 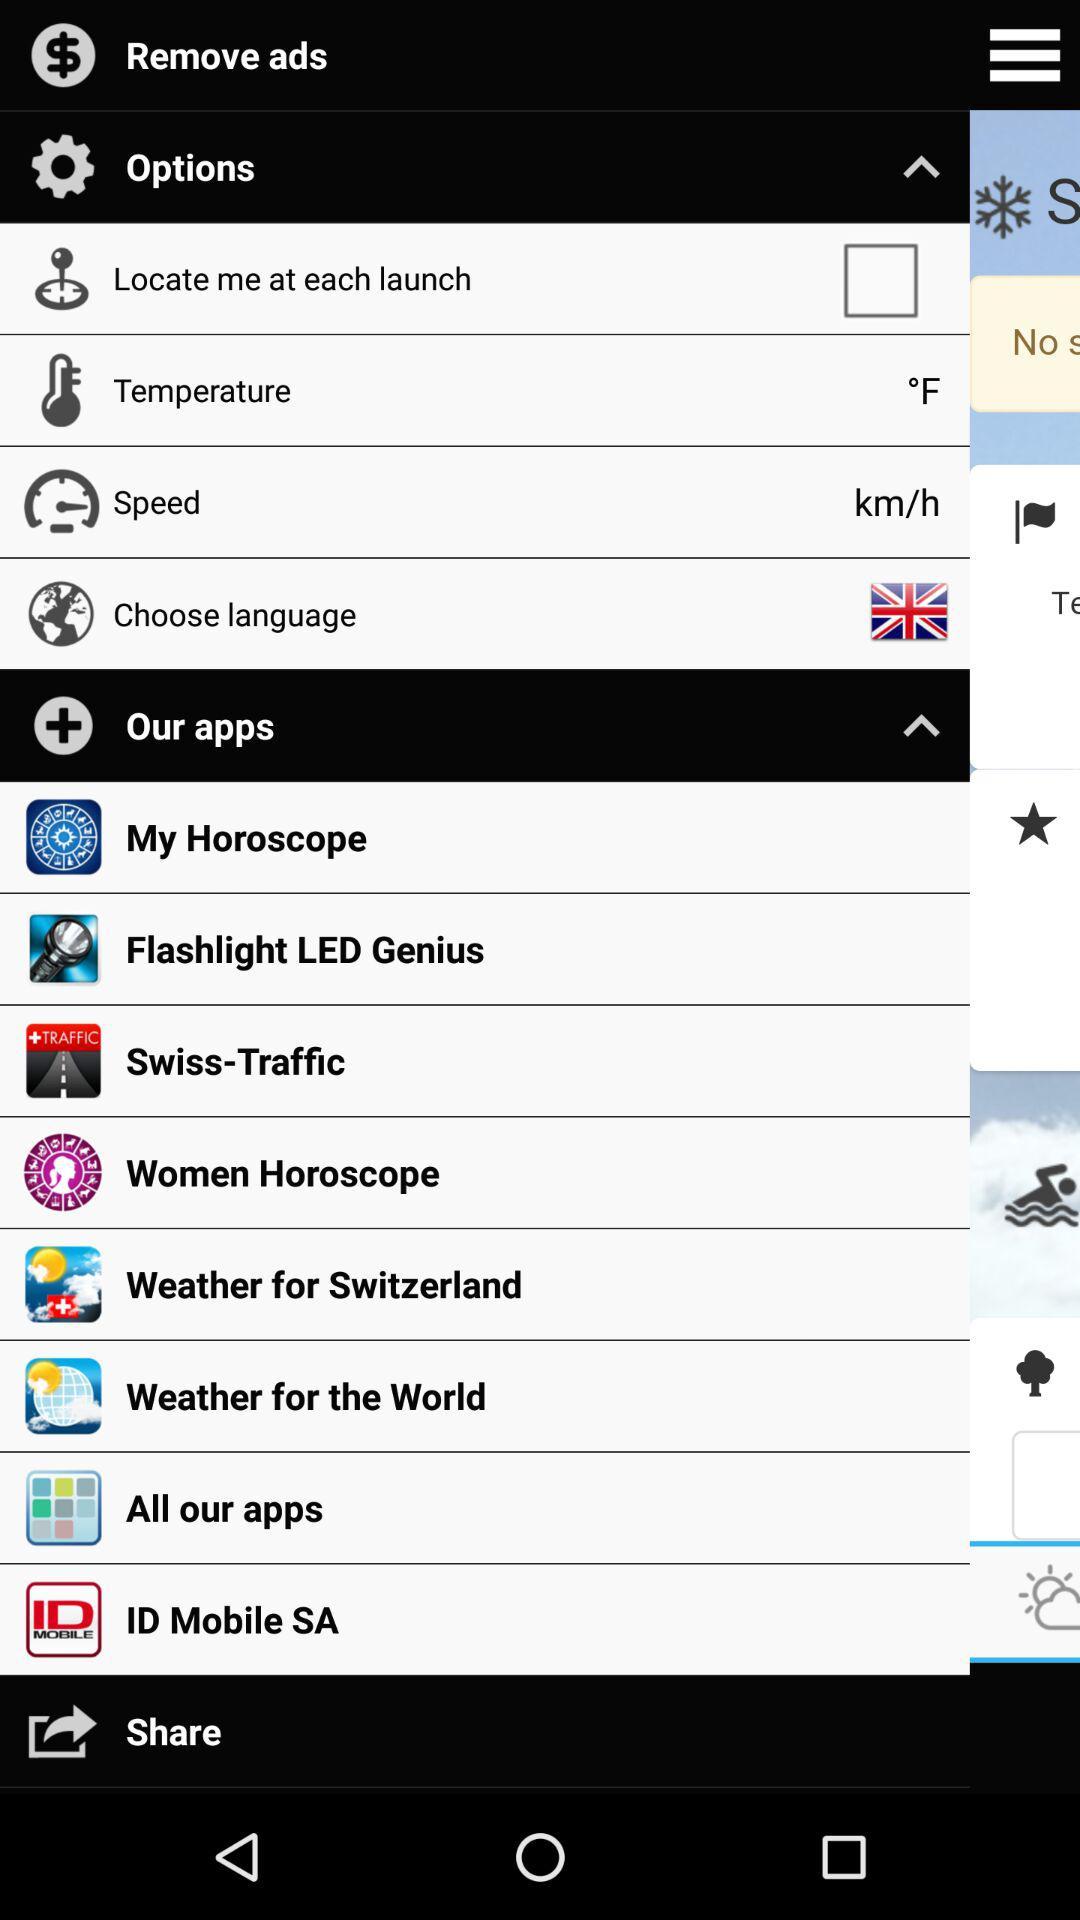 What do you see at coordinates (889, 277) in the screenshot?
I see `app next to the locate me at app` at bounding box center [889, 277].